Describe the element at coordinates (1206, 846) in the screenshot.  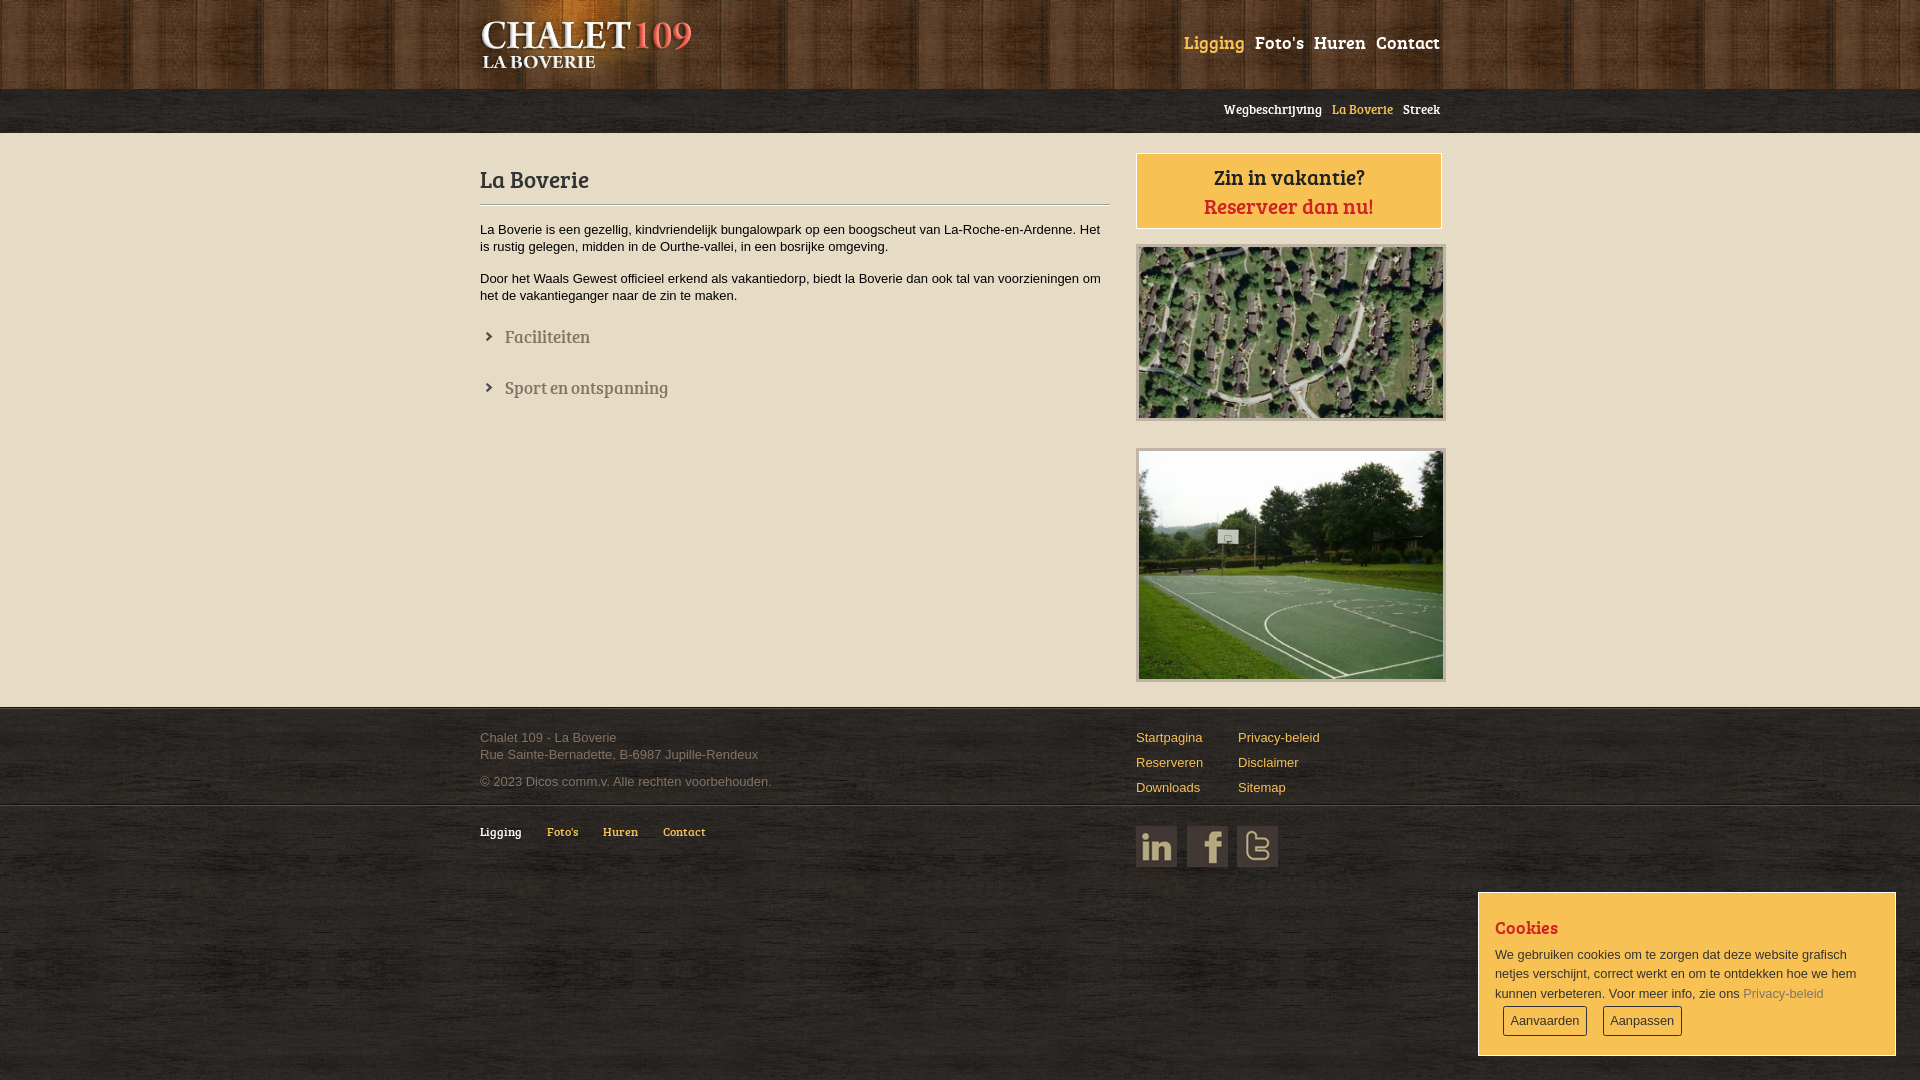
I see `'deel op Facebook'` at that location.